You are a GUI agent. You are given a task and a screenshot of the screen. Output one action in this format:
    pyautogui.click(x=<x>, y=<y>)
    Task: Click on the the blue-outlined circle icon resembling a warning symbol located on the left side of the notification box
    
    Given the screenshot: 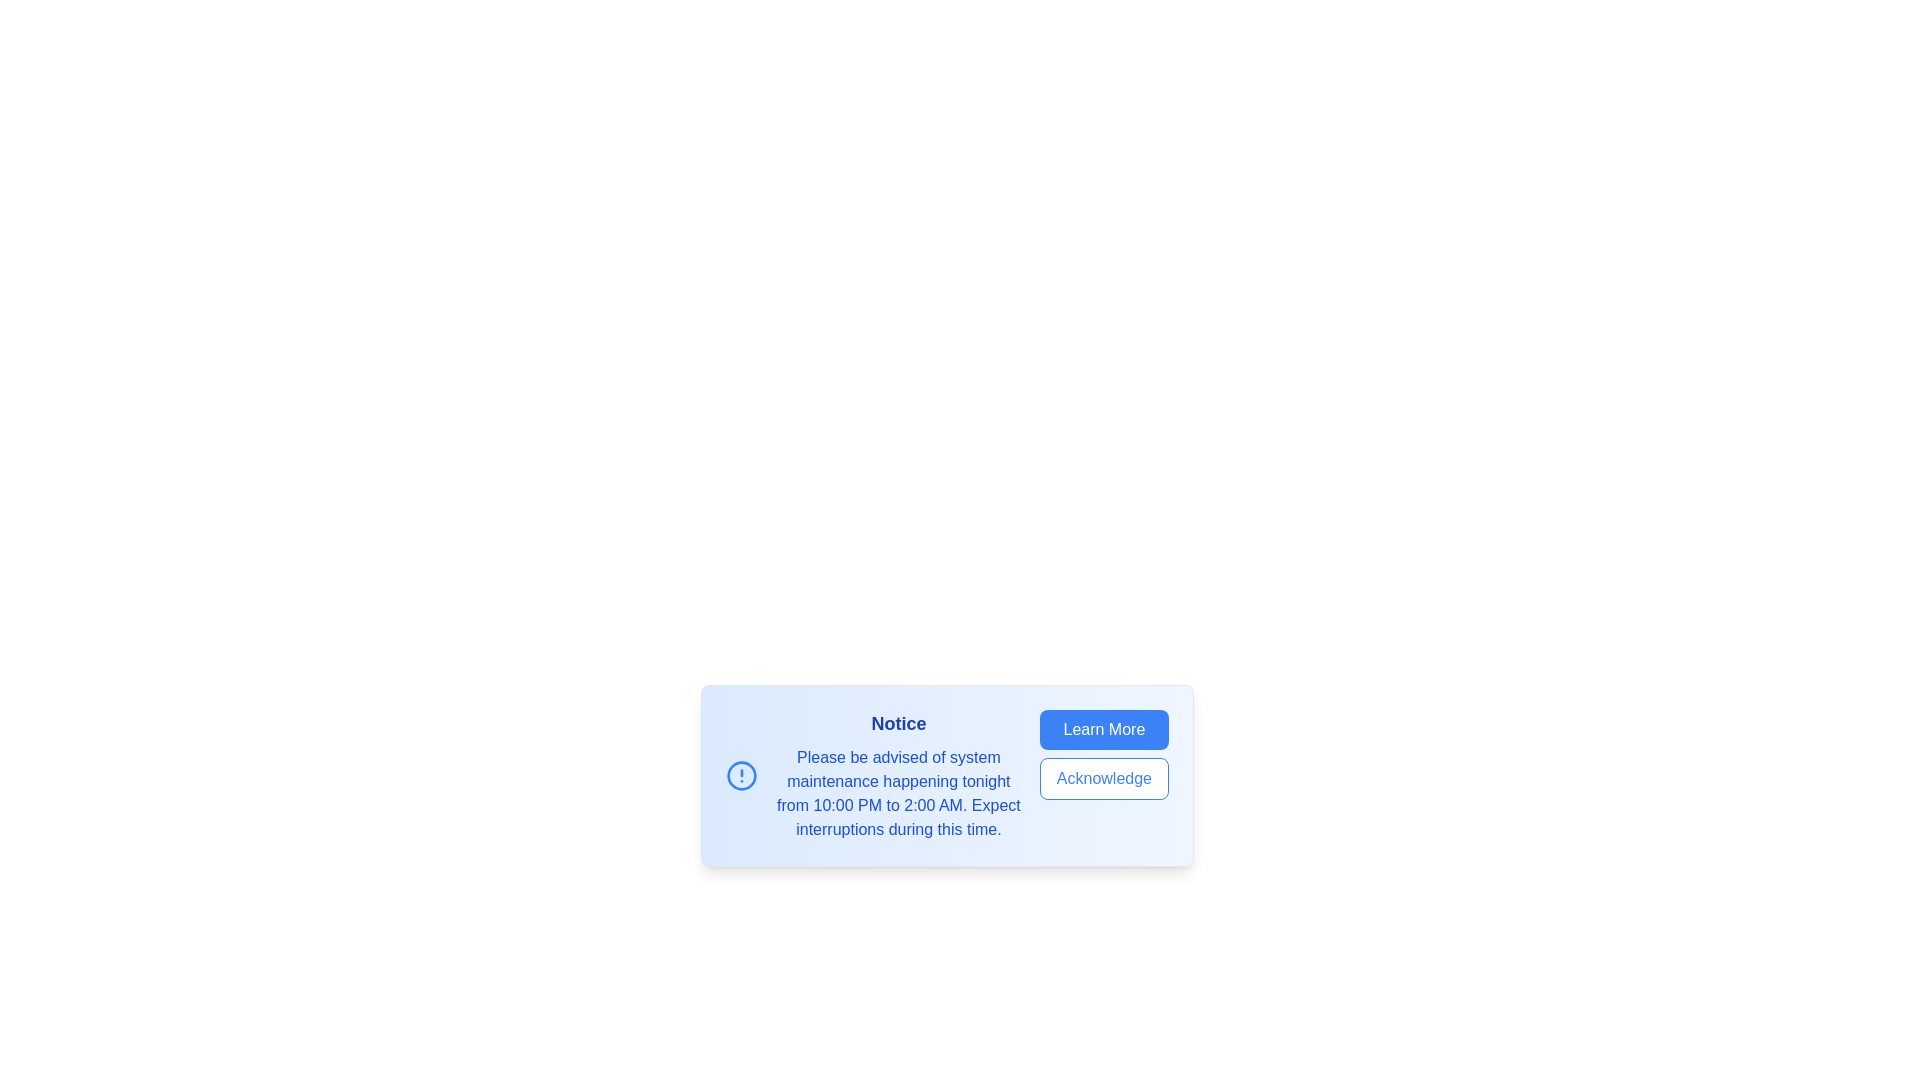 What is the action you would take?
    pyautogui.click(x=741, y=774)
    